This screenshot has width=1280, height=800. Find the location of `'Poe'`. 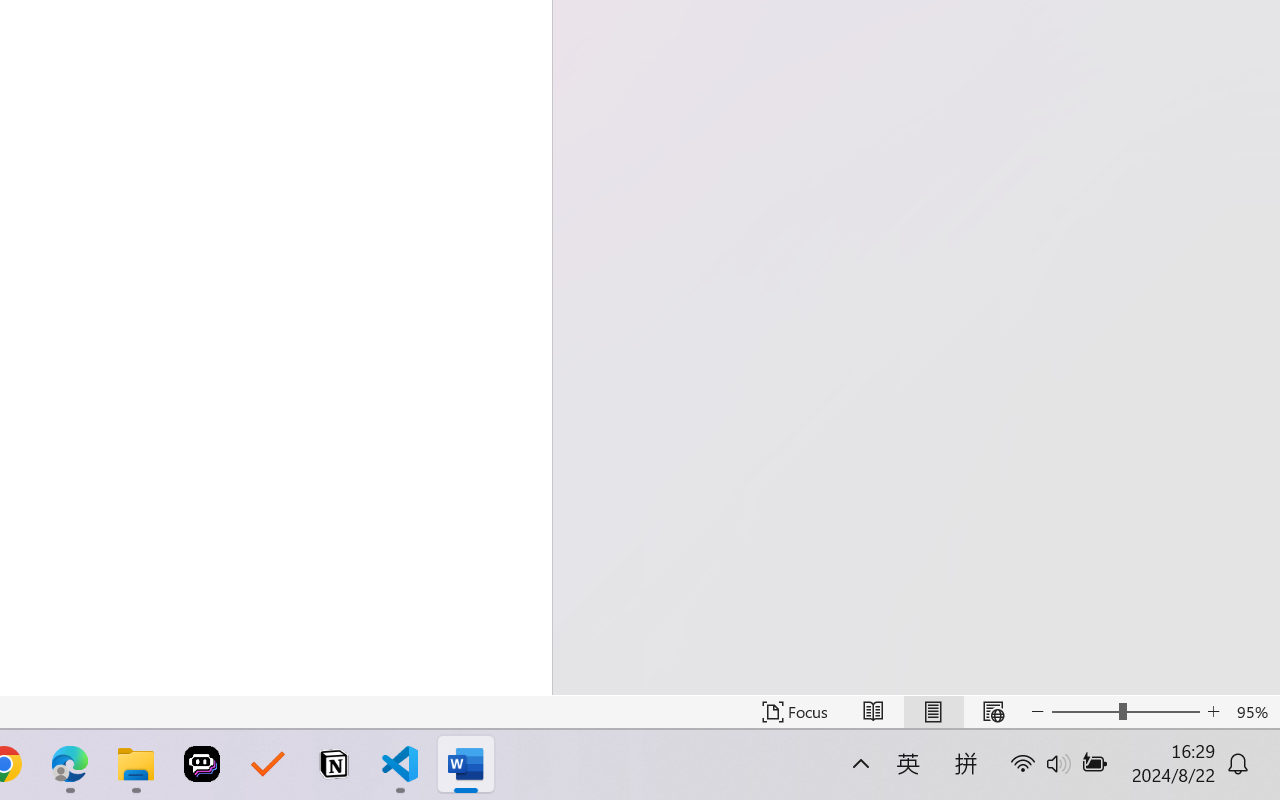

'Poe' is located at coordinates (202, 764).